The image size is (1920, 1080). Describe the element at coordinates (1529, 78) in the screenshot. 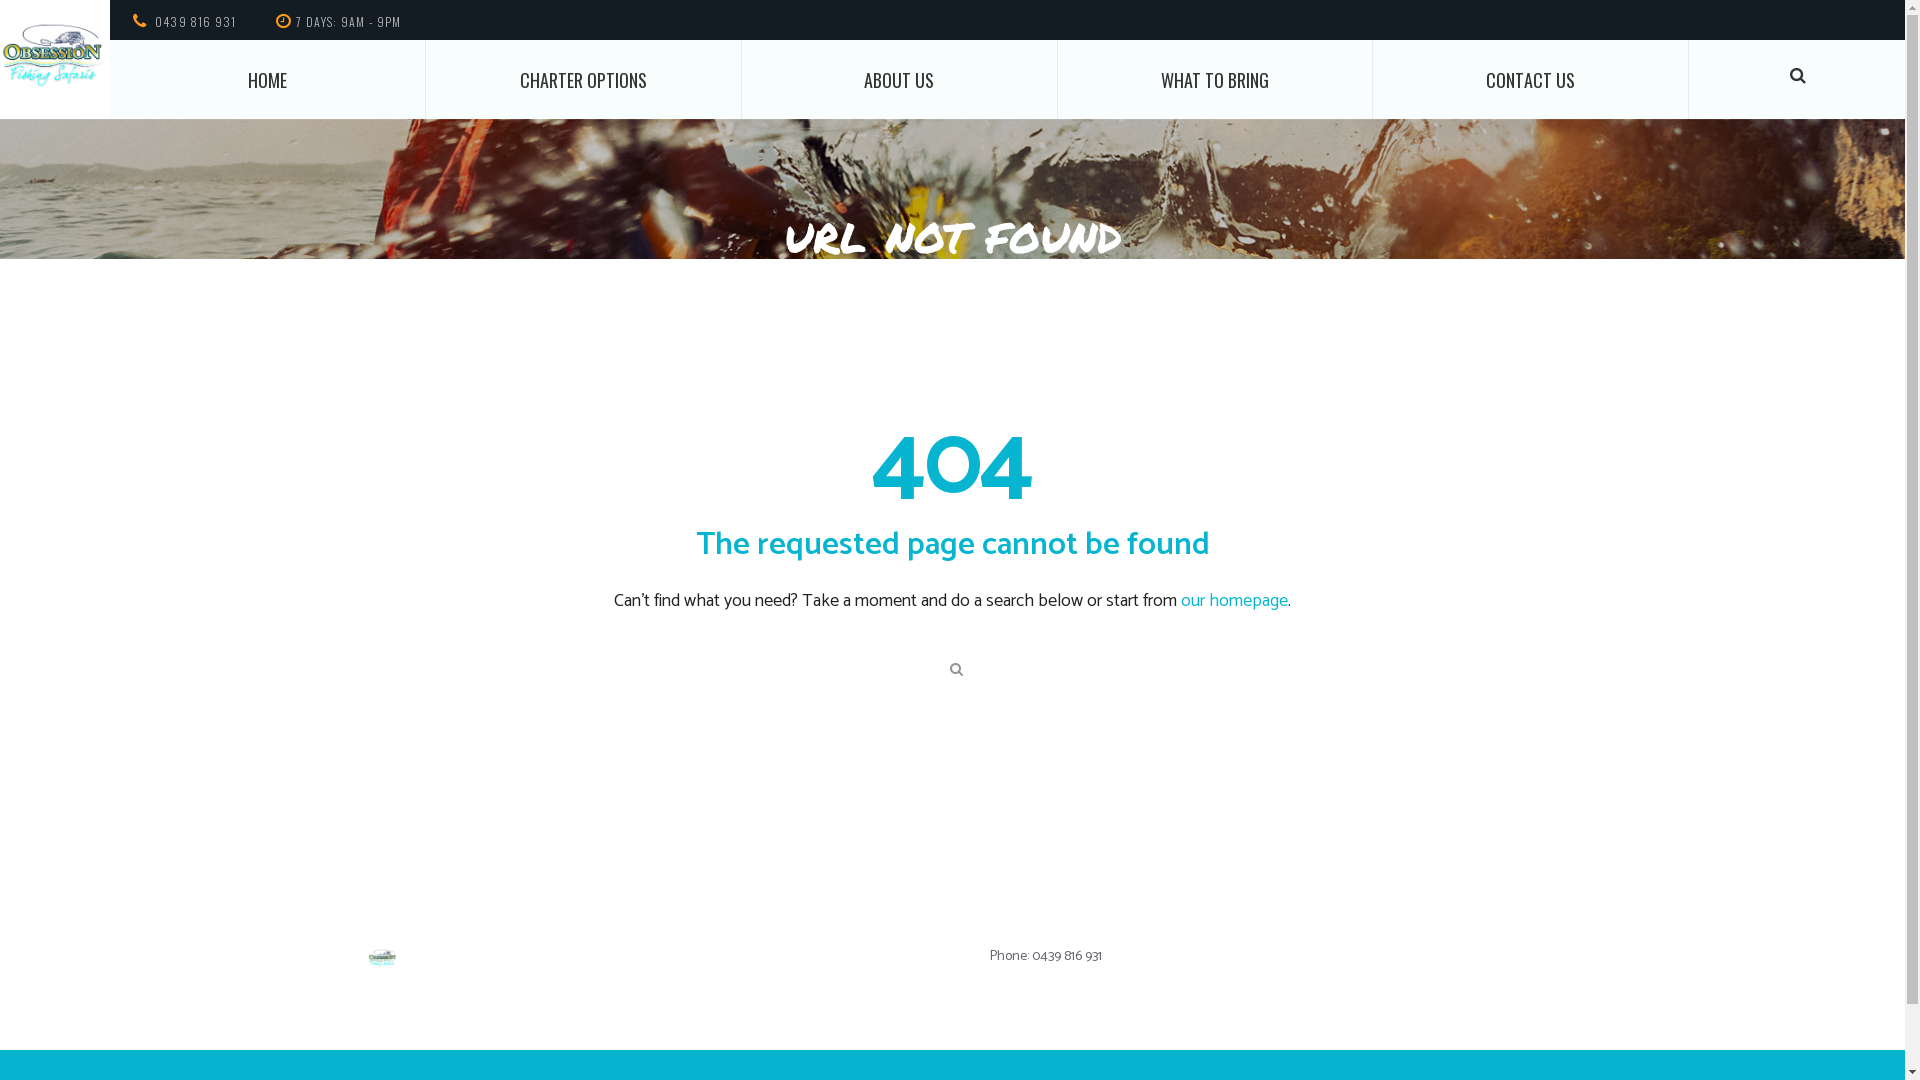

I see `'CONTACT US'` at that location.